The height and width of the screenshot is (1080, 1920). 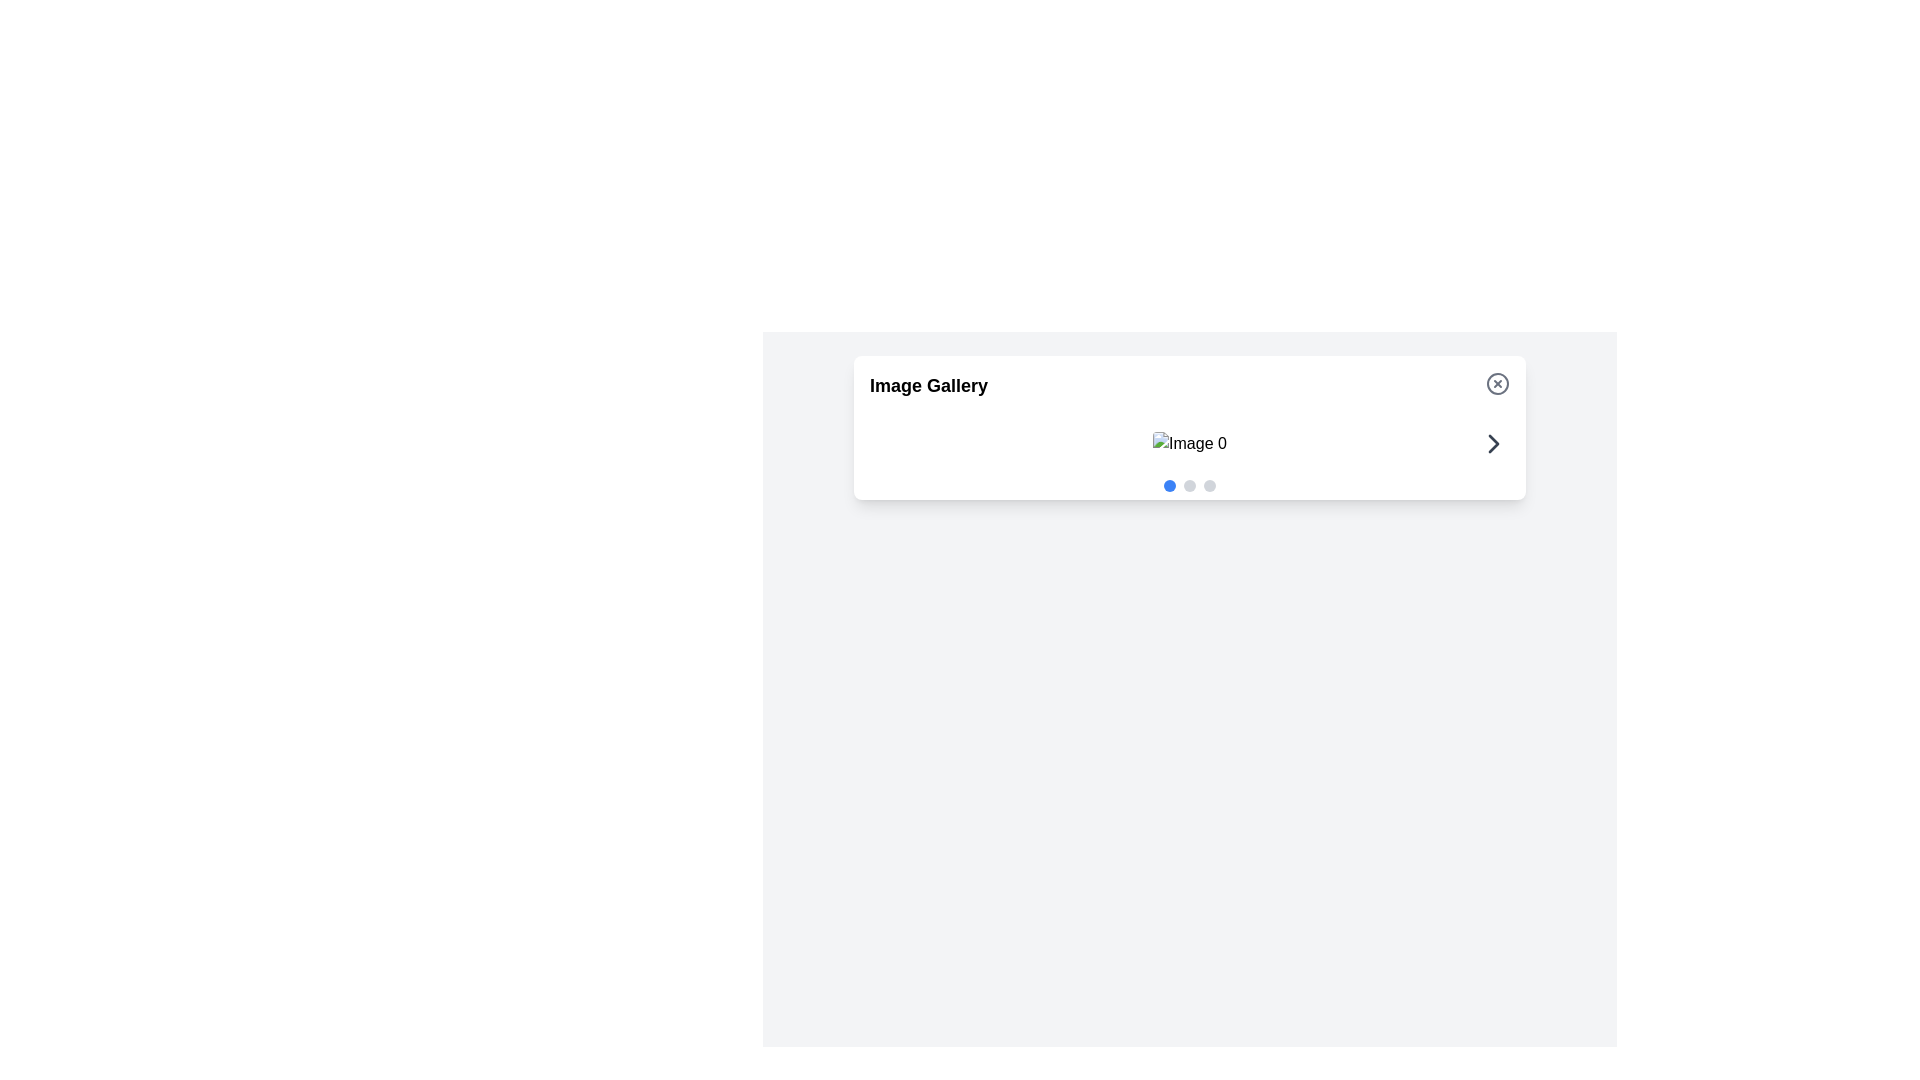 I want to click on the navigation button located towards the right edge of the image gallery, so click(x=1493, y=442).